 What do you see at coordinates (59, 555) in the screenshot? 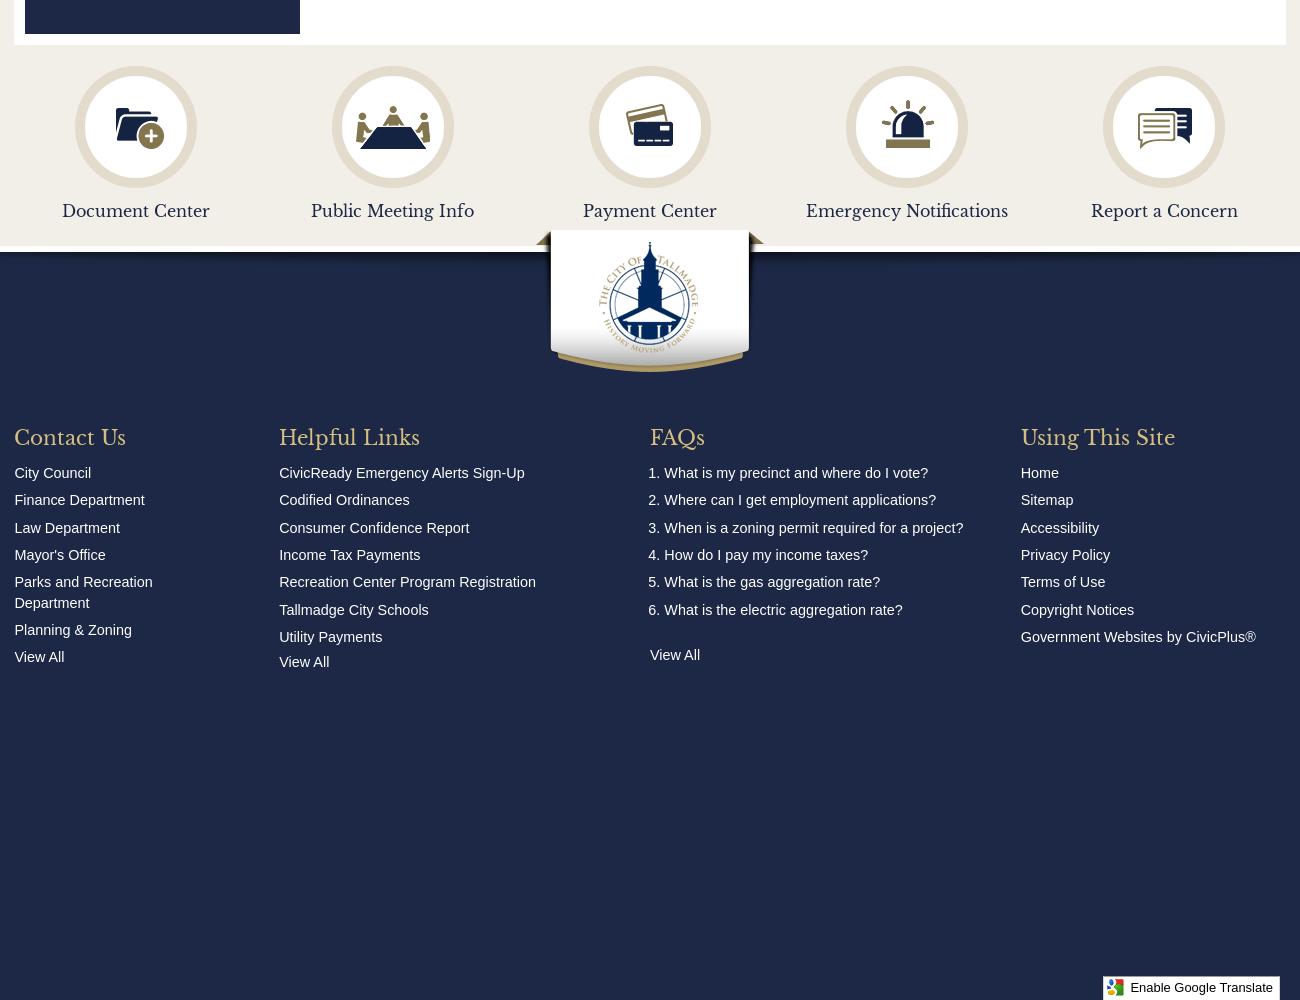
I see `'Mayor's Office'` at bounding box center [59, 555].